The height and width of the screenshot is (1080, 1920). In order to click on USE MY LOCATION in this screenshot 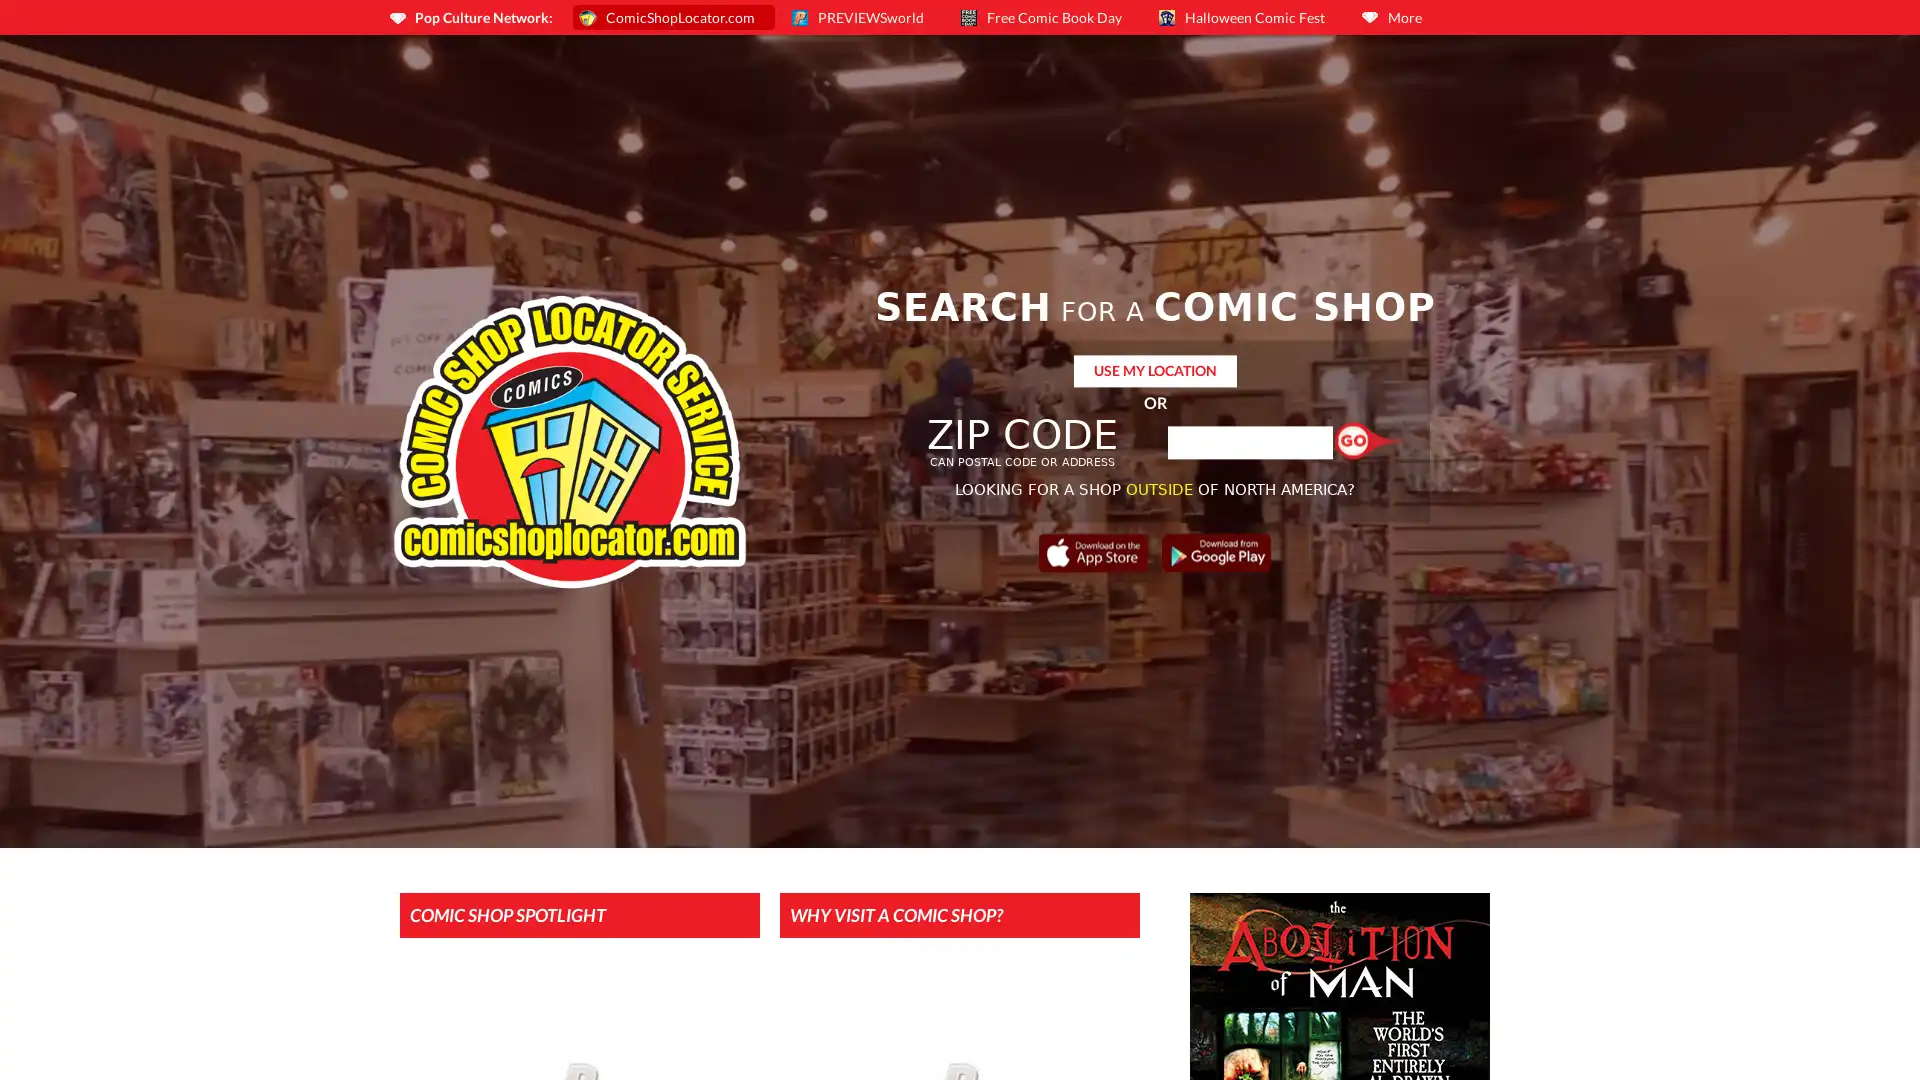, I will do `click(1154, 370)`.